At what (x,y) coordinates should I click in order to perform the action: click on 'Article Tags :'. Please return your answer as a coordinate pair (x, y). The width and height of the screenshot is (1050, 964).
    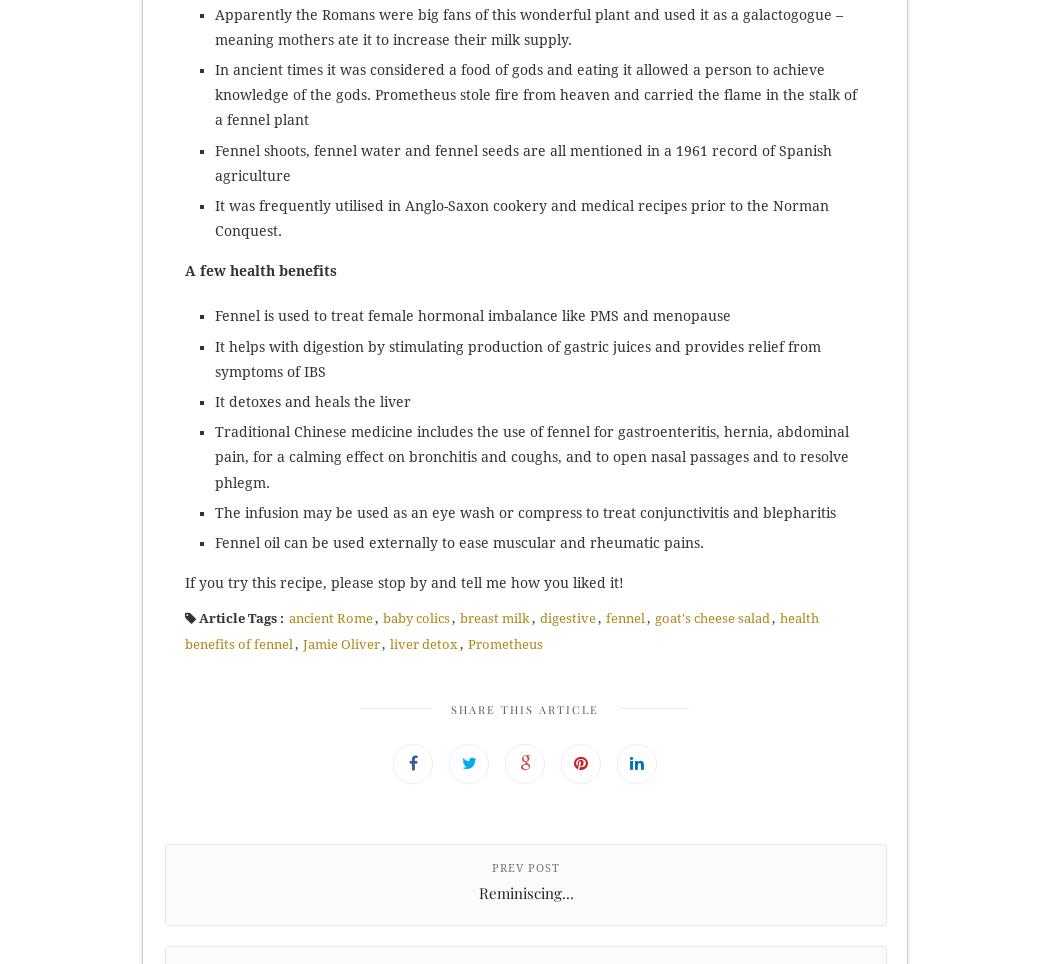
    Looking at the image, I should click on (242, 618).